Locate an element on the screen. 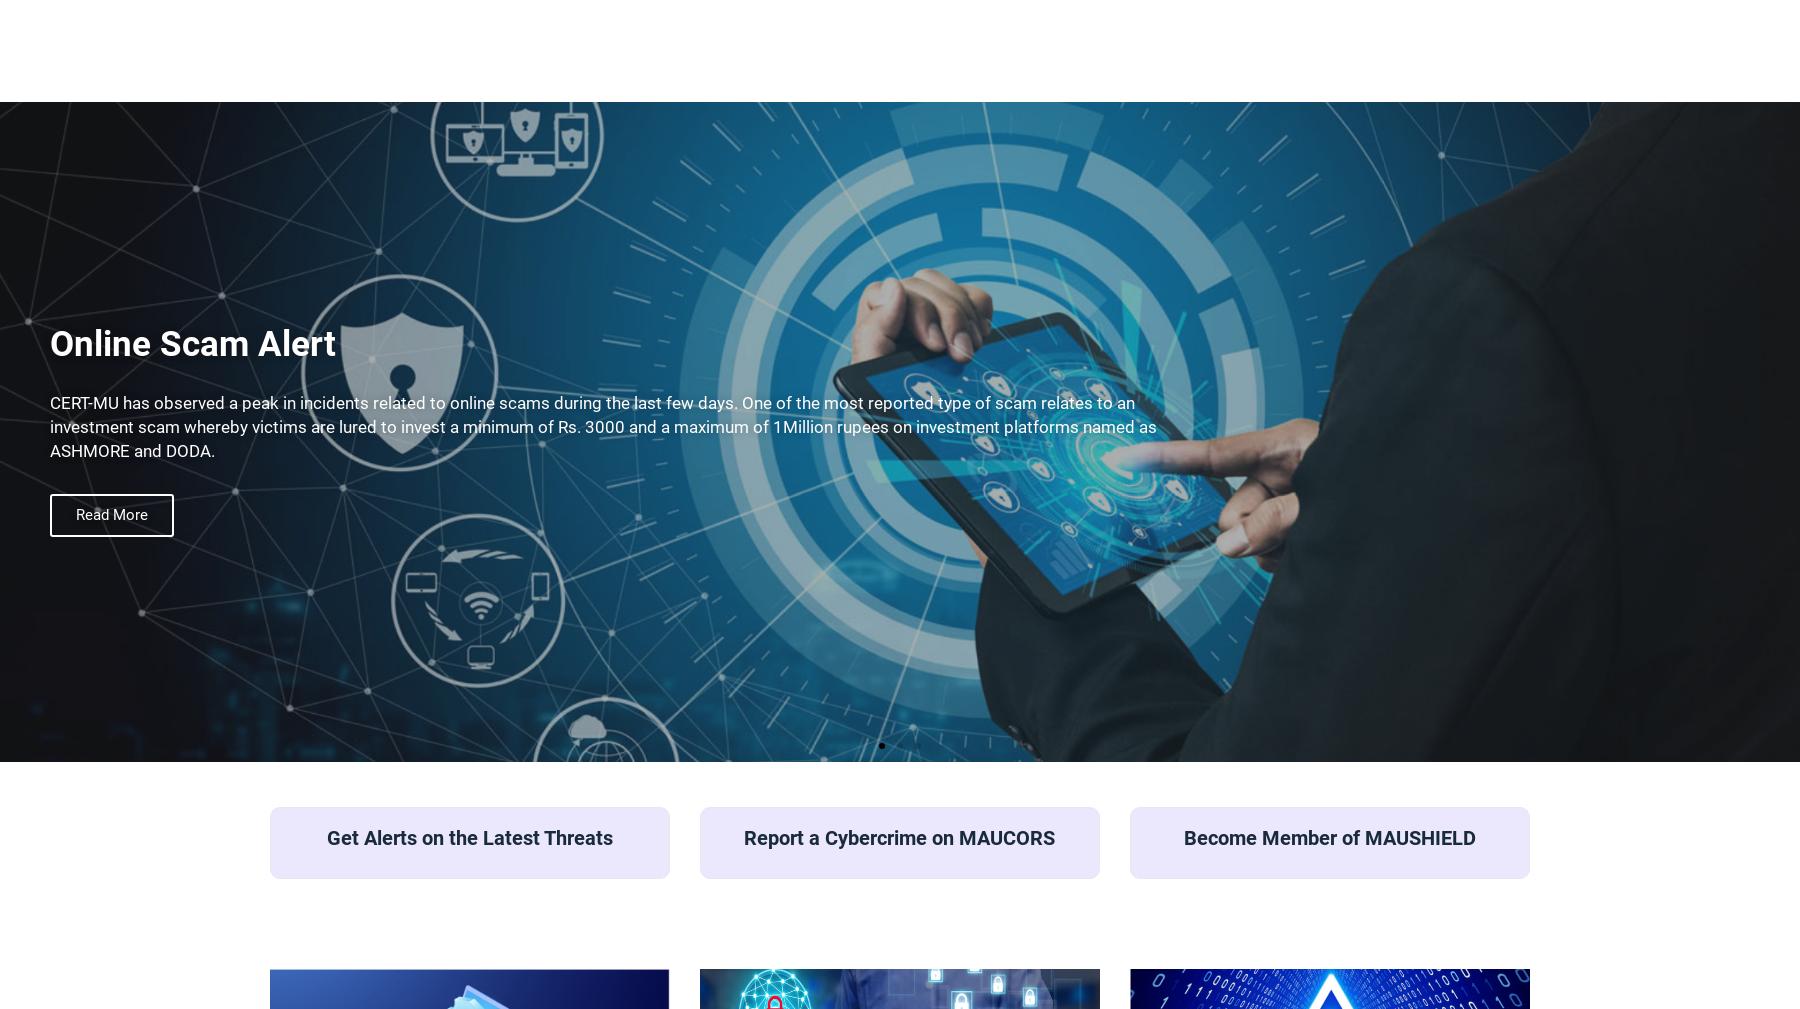 Image resolution: width=1800 pixels, height=1009 pixels. 'Mandate & Mission' is located at coordinates (1086, 135).